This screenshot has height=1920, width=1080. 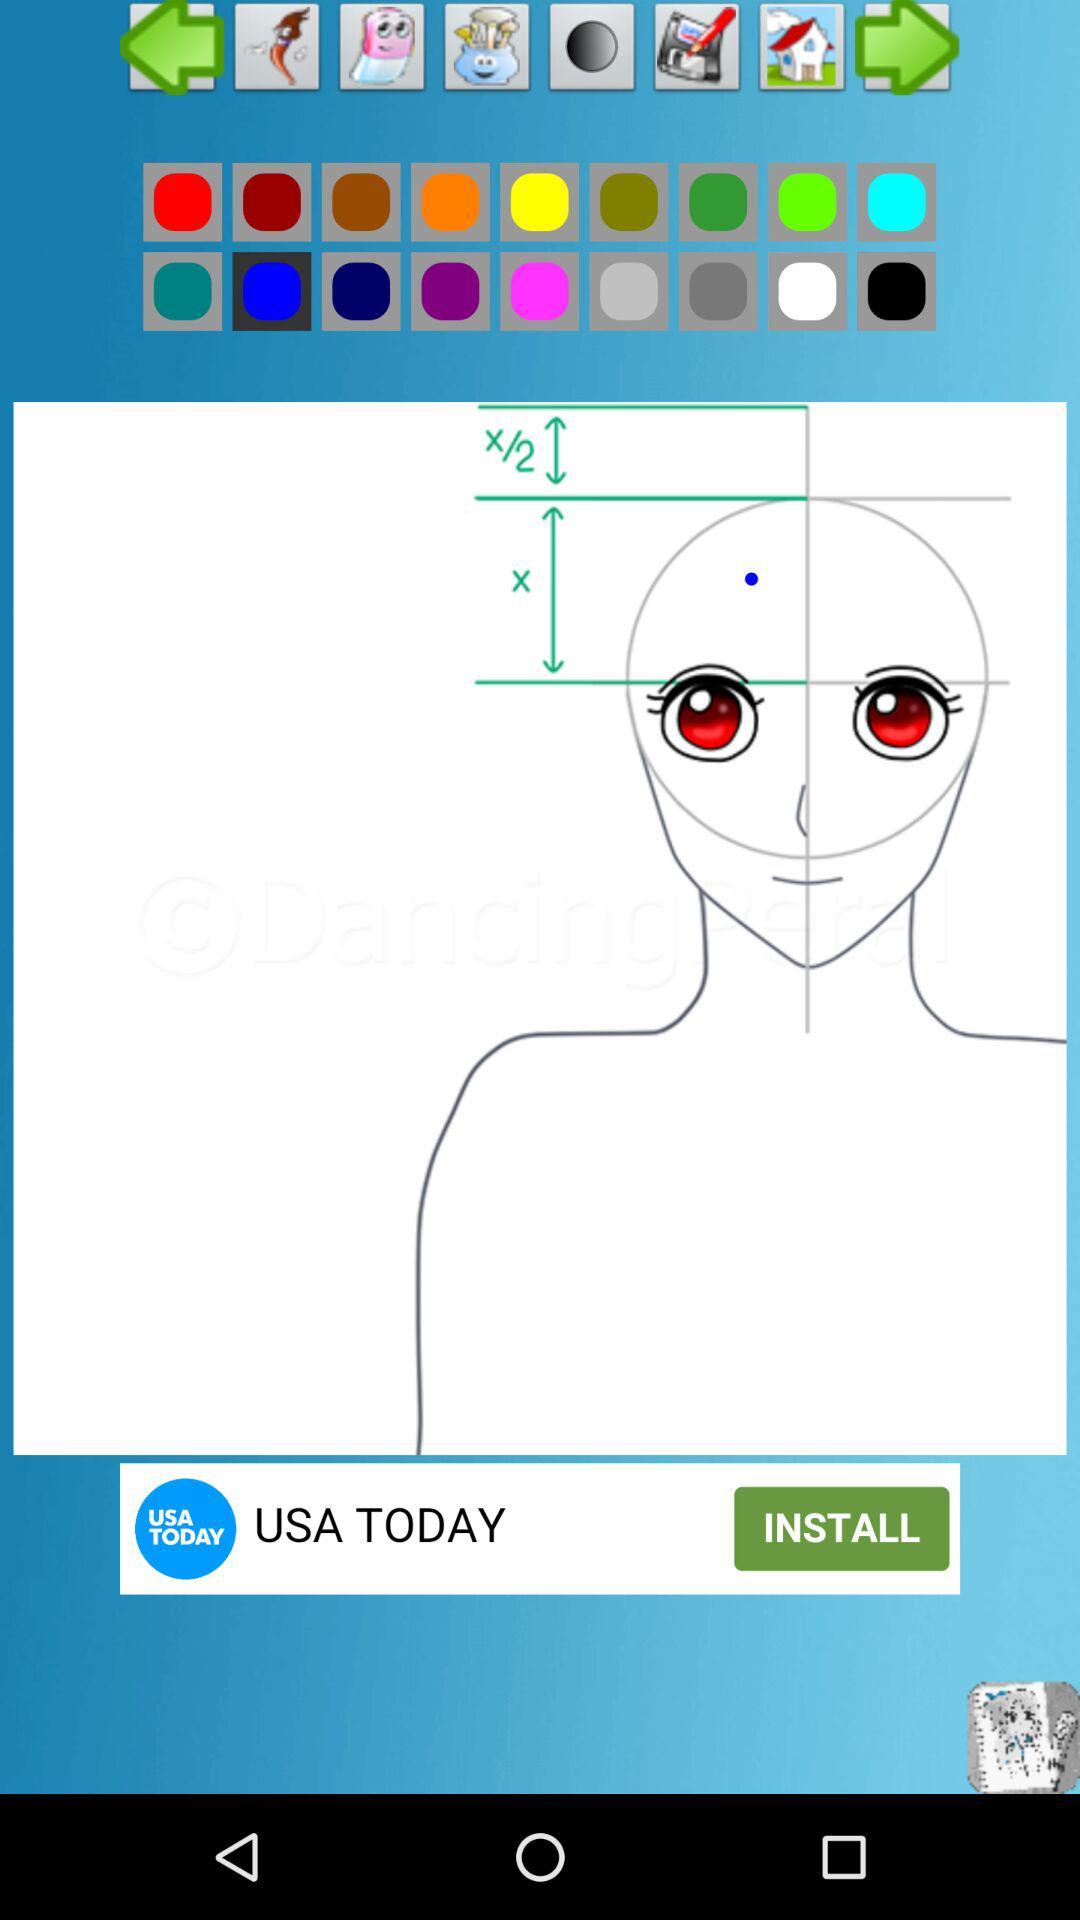 What do you see at coordinates (538, 290) in the screenshot?
I see `the colour option` at bounding box center [538, 290].